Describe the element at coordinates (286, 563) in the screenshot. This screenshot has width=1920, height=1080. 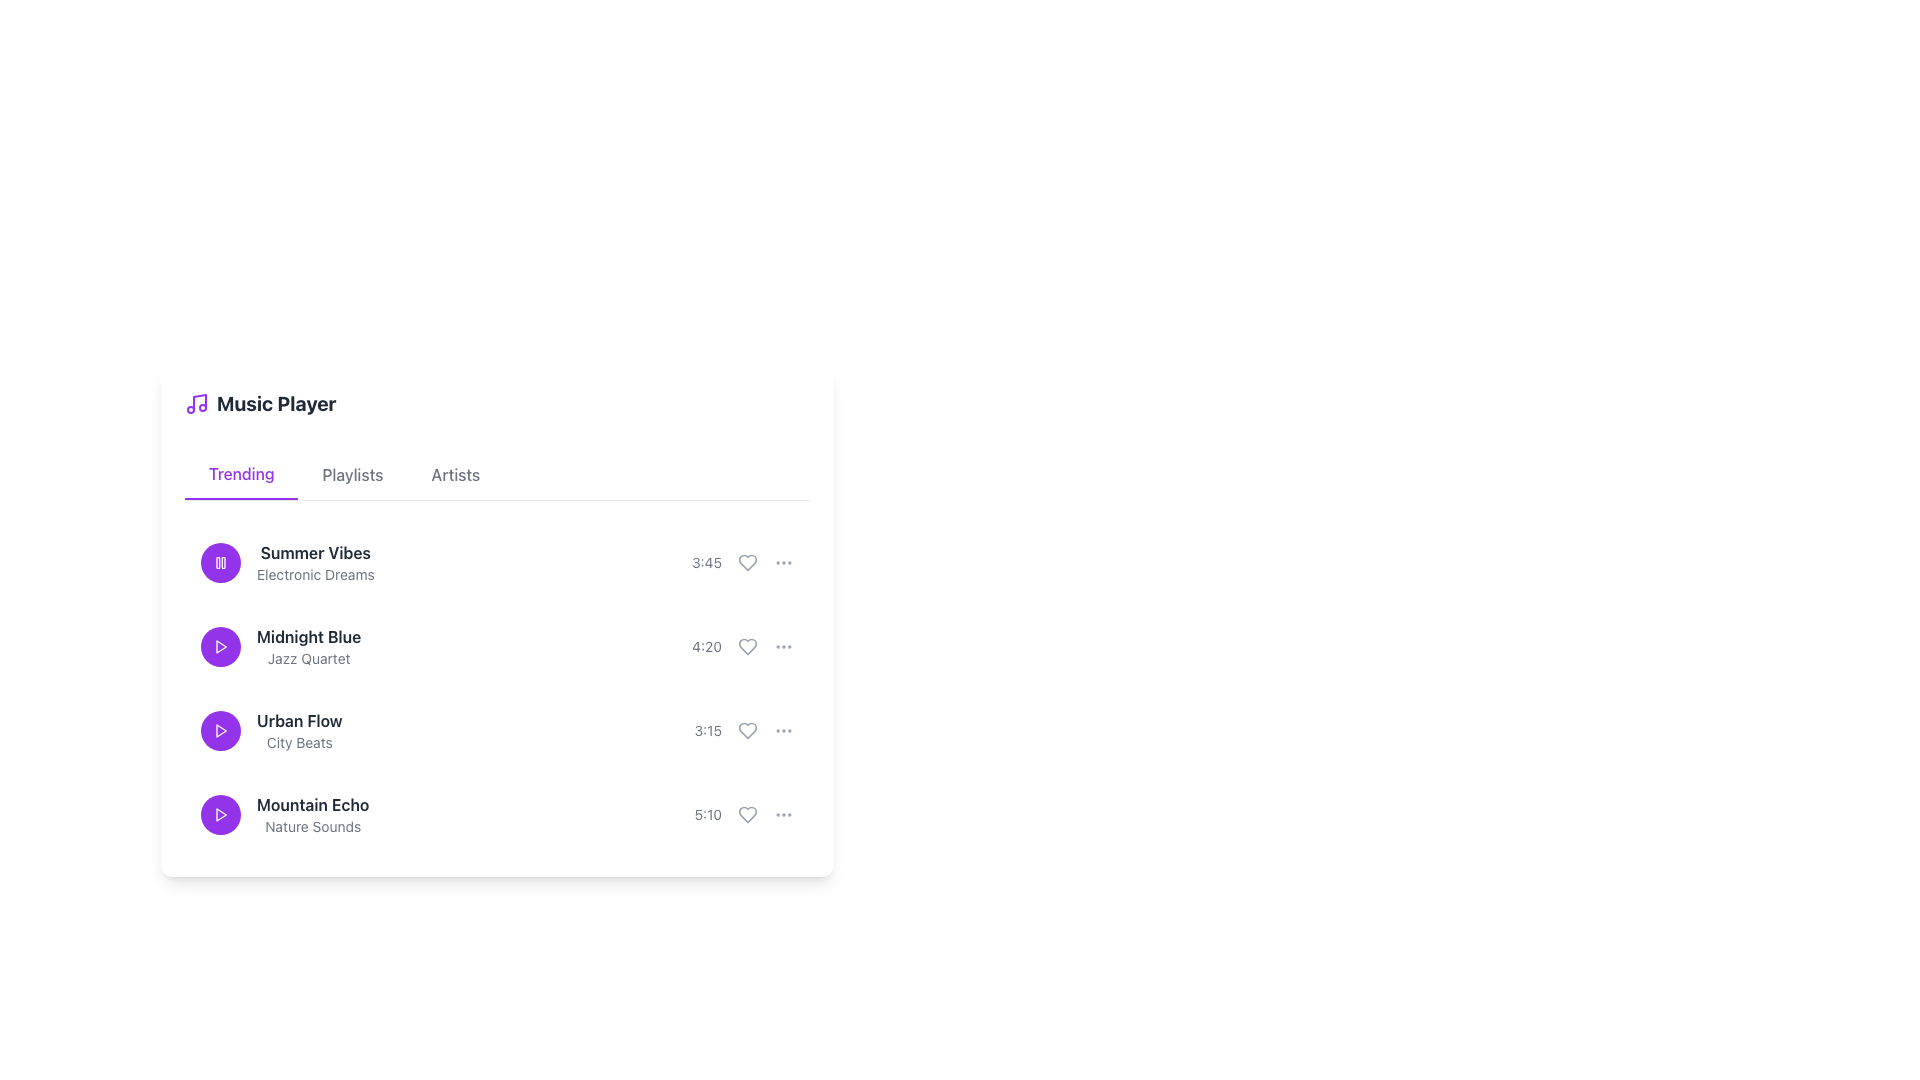
I see `the Text label displaying the title and subtitle of the first entry in the playlist under the 'Trending' tab to interact with related content` at that location.